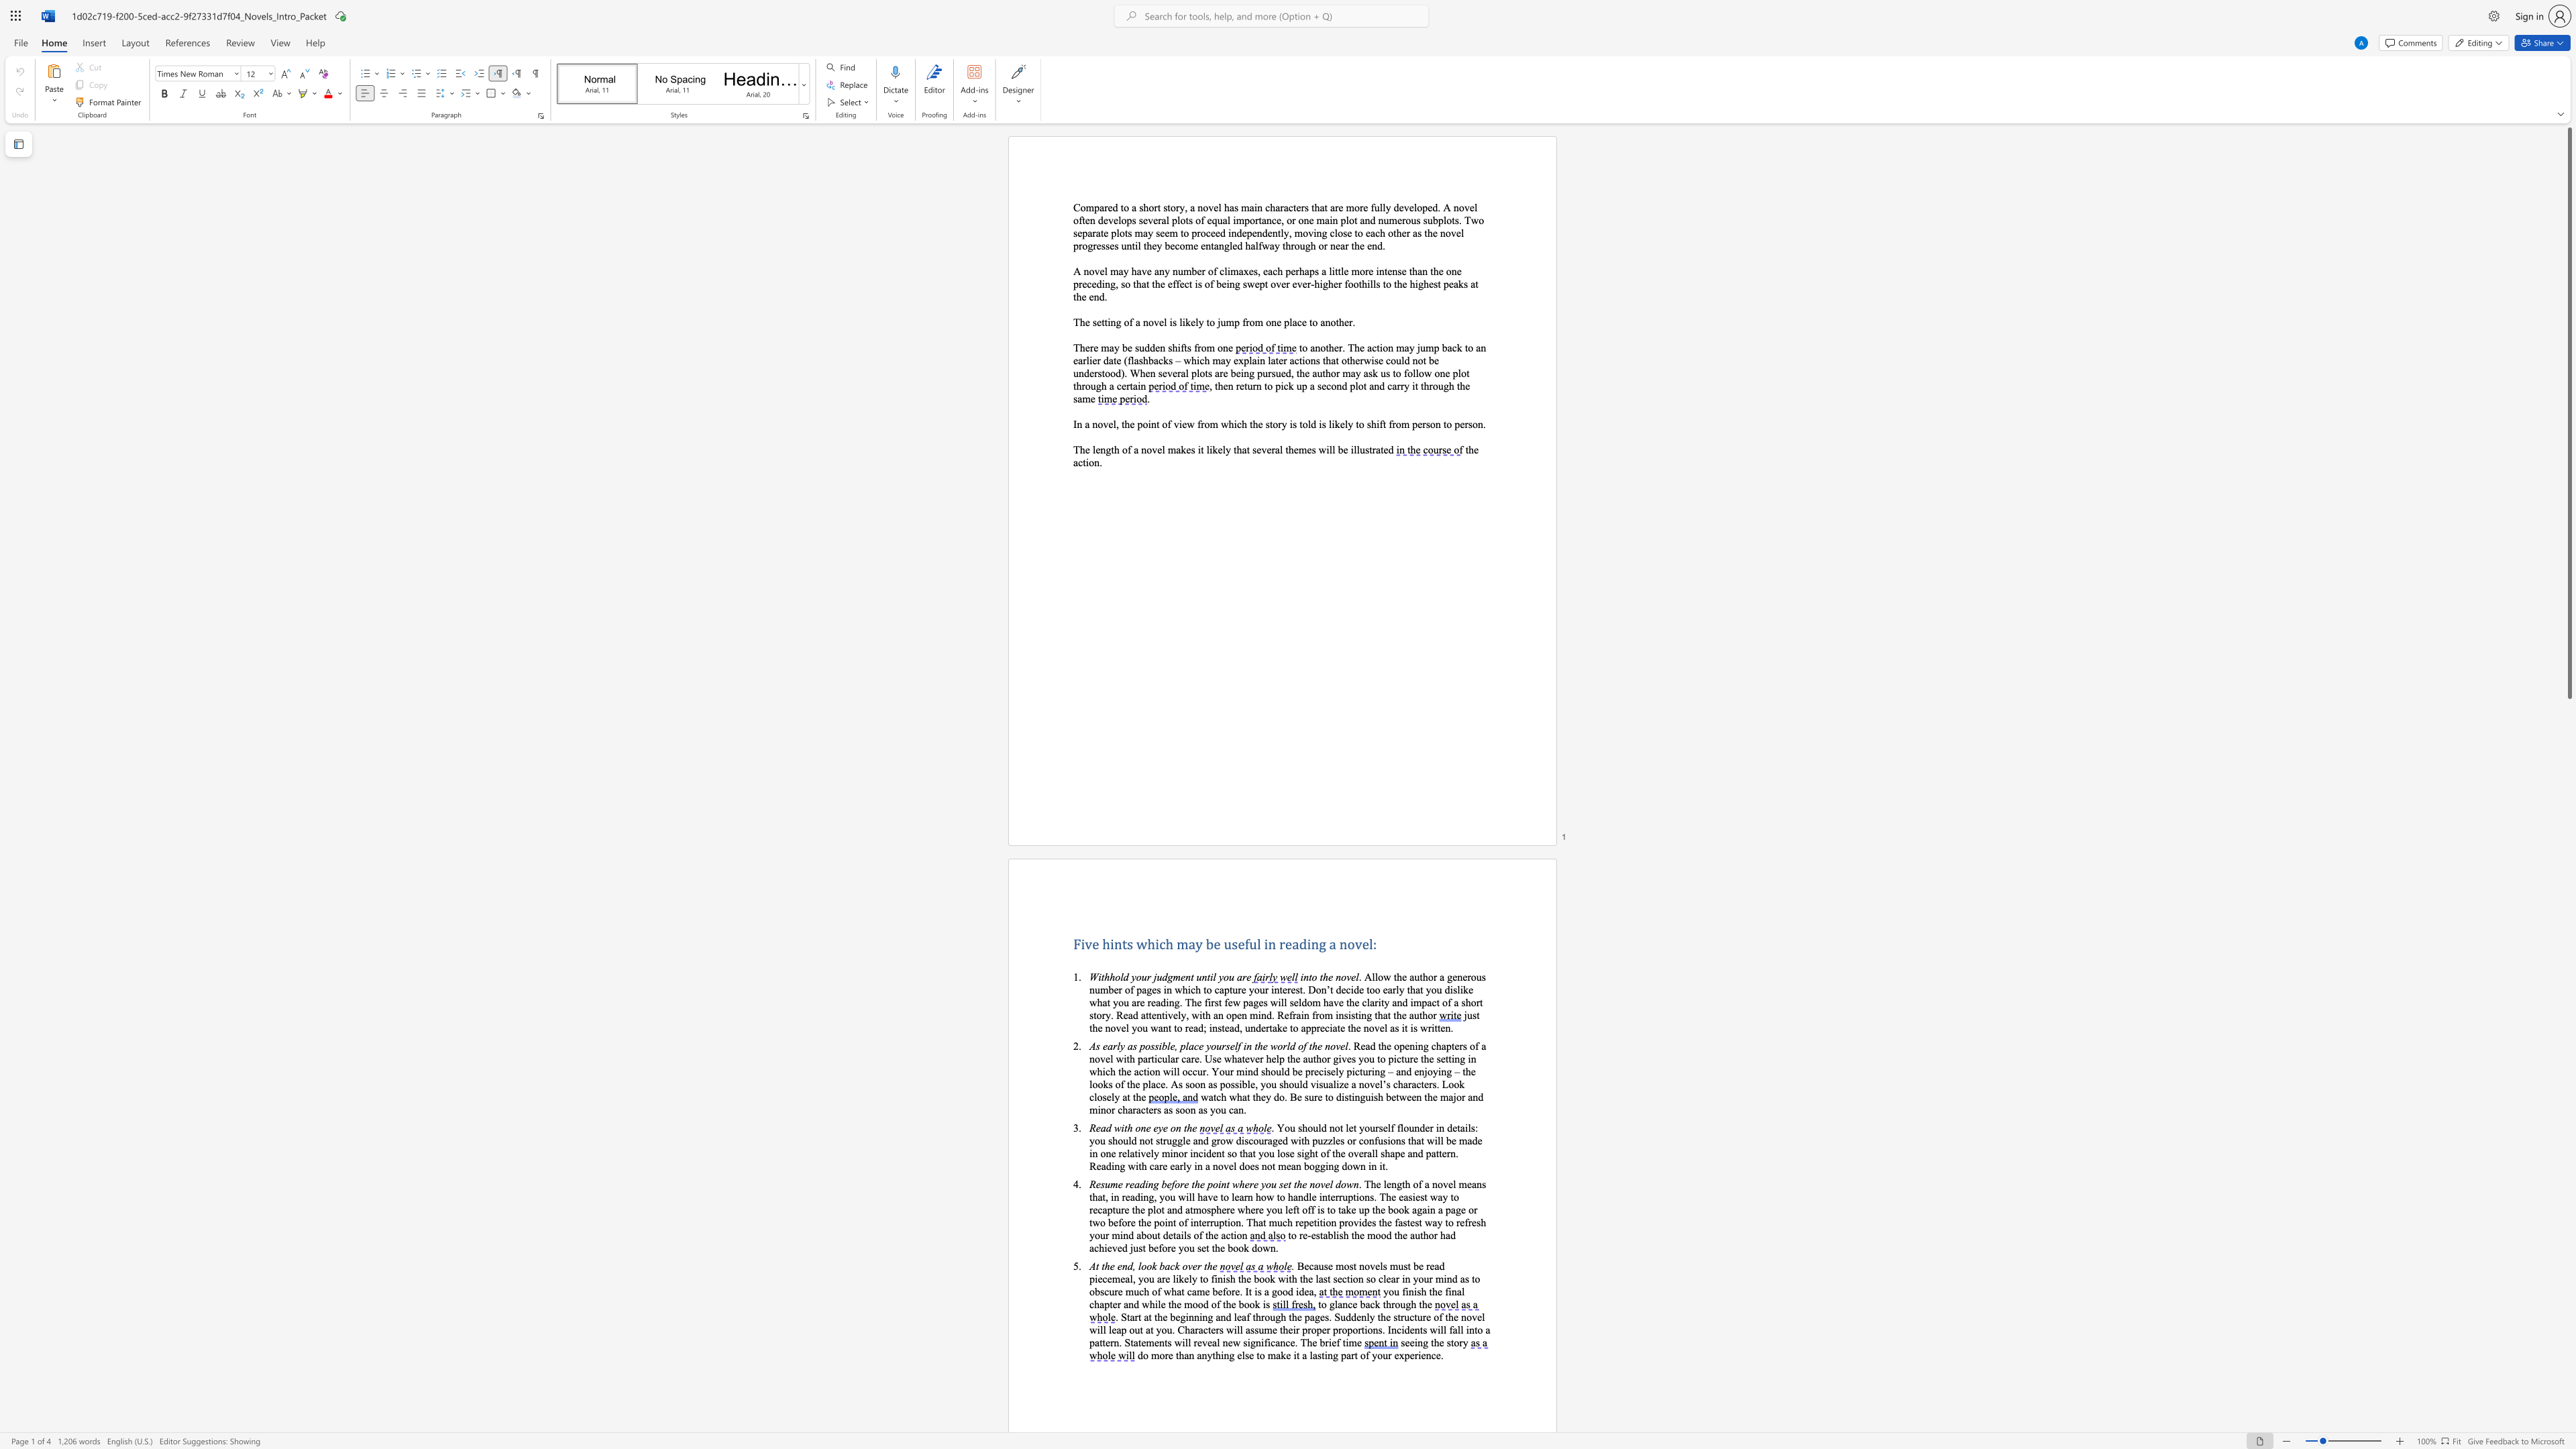  What do you see at coordinates (1173, 1234) in the screenshot?
I see `the 6th character "t" in the text` at bounding box center [1173, 1234].